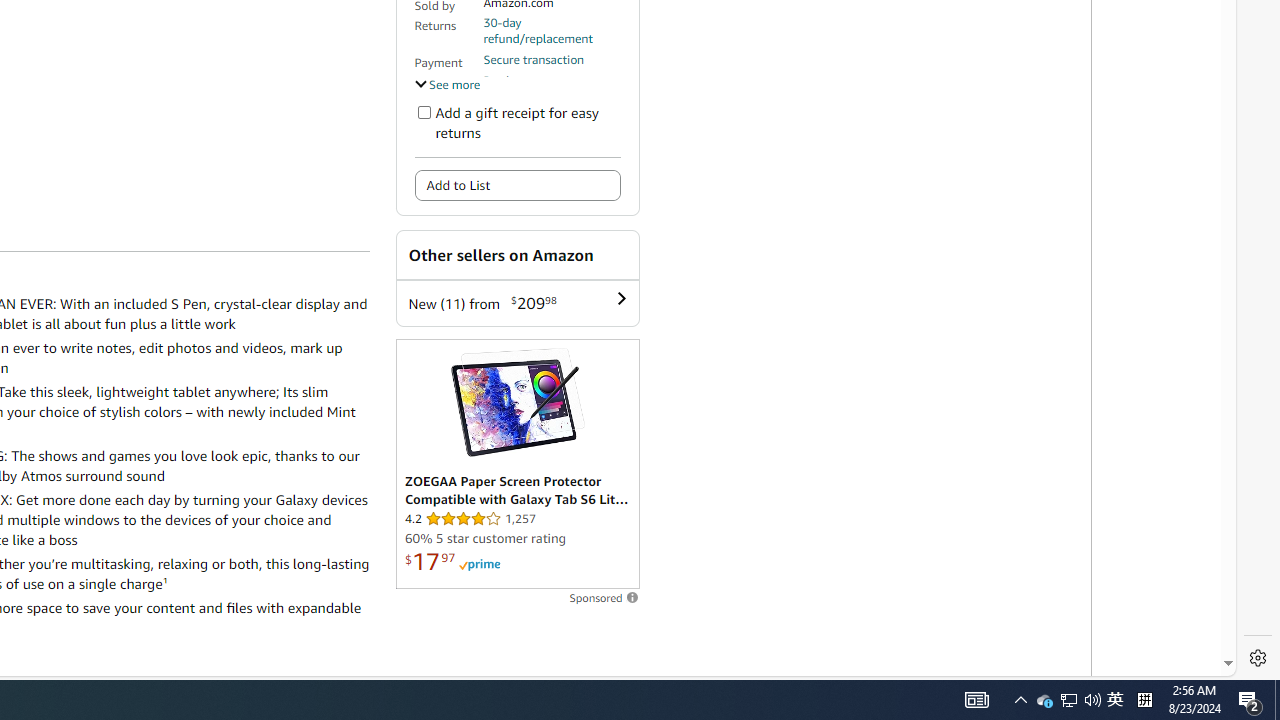 Image resolution: width=1280 pixels, height=720 pixels. I want to click on 'Prime', so click(478, 565).